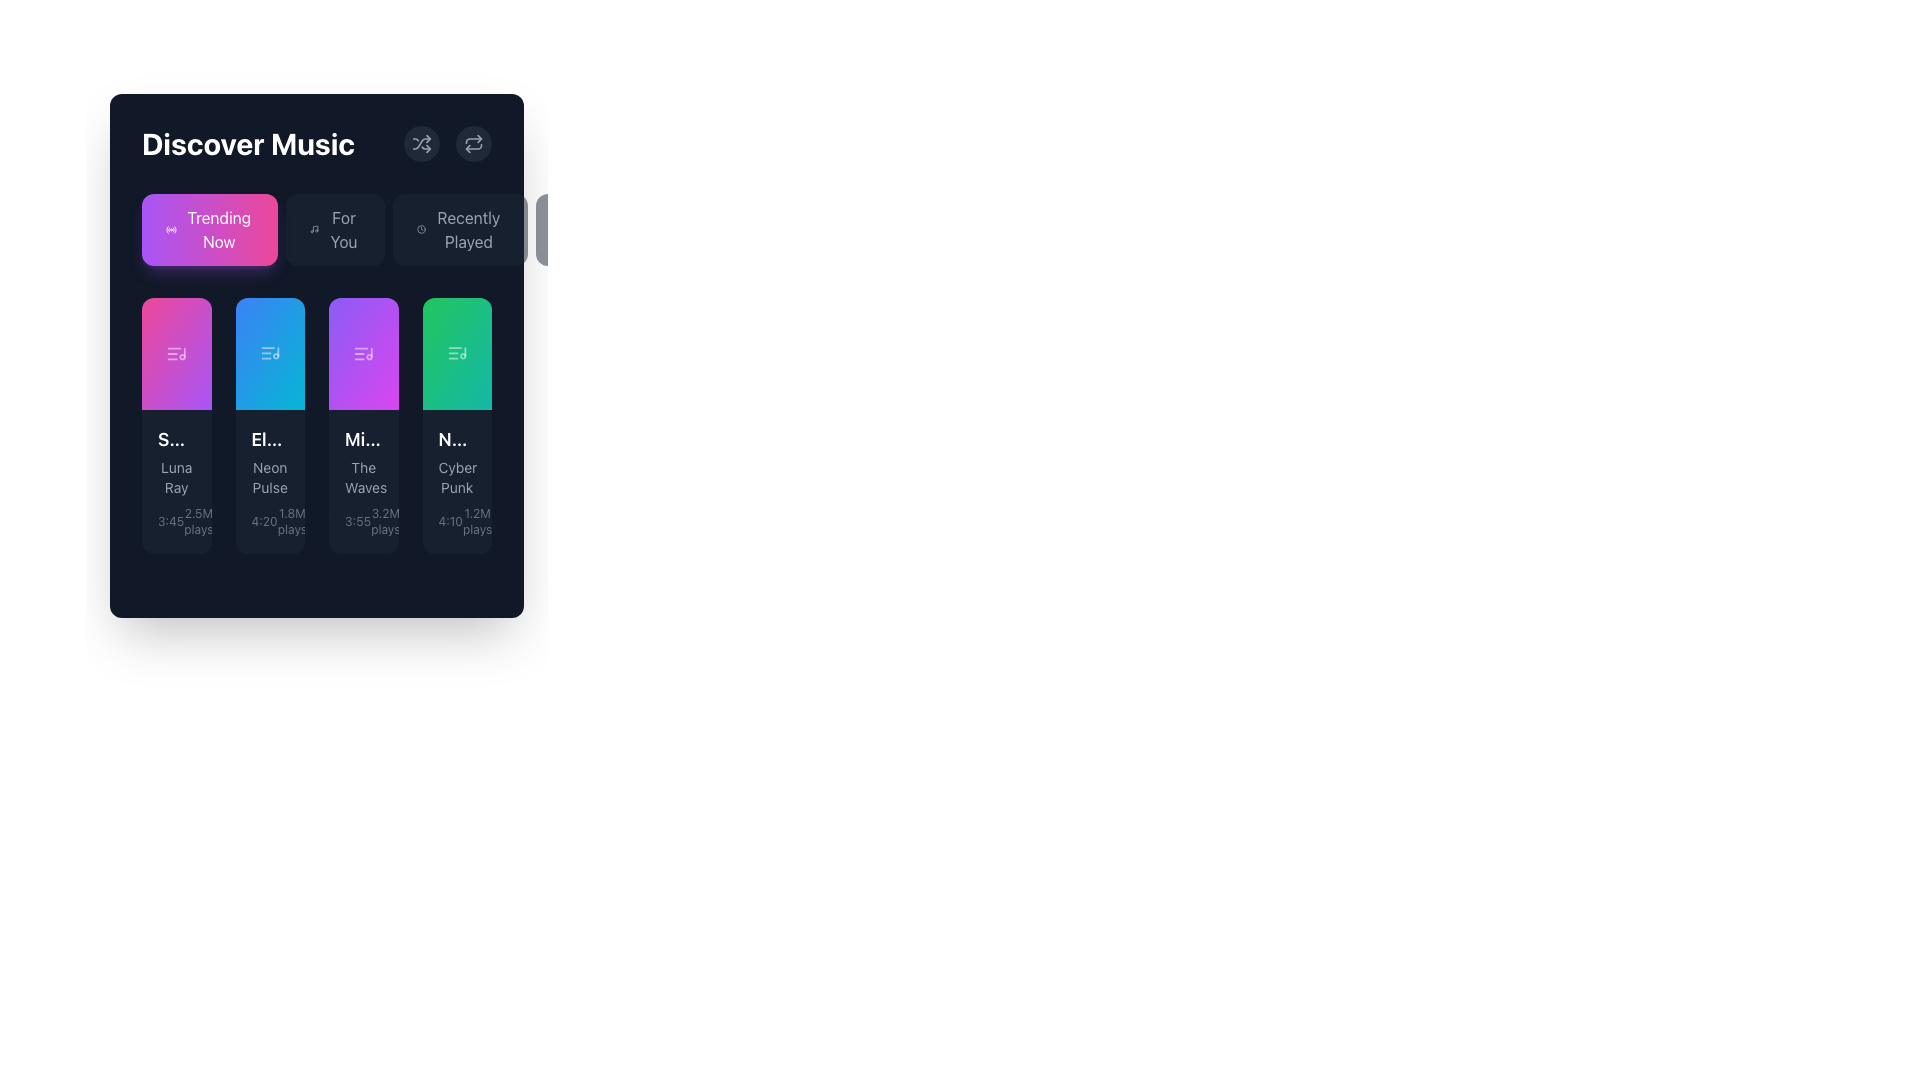 Image resolution: width=1920 pixels, height=1080 pixels. I want to click on title text label located in the upper-left section of the content card within the Discover Music section, which is styled in bold white text with a truncation effect, so click(176, 438).